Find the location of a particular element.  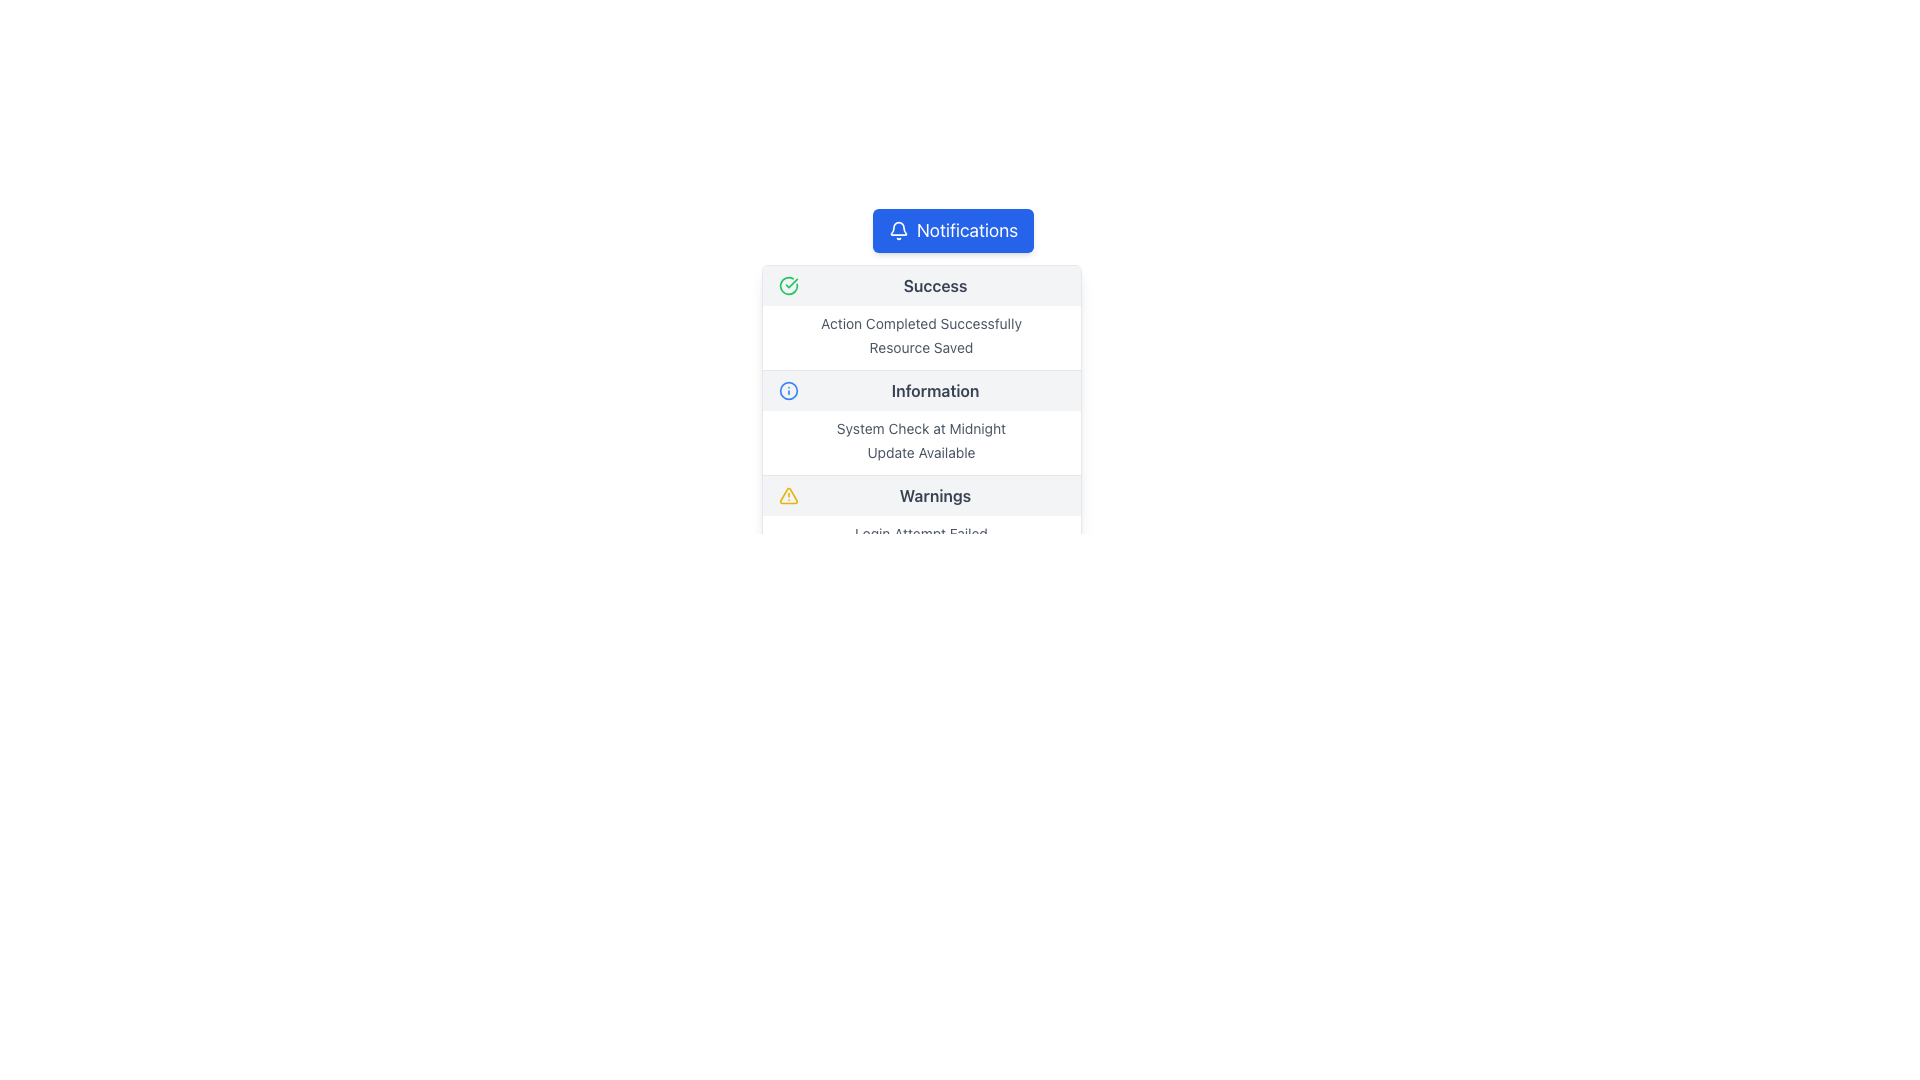

the blue circular outline of the information icon located in the second row of the notifications list is located at coordinates (787, 390).